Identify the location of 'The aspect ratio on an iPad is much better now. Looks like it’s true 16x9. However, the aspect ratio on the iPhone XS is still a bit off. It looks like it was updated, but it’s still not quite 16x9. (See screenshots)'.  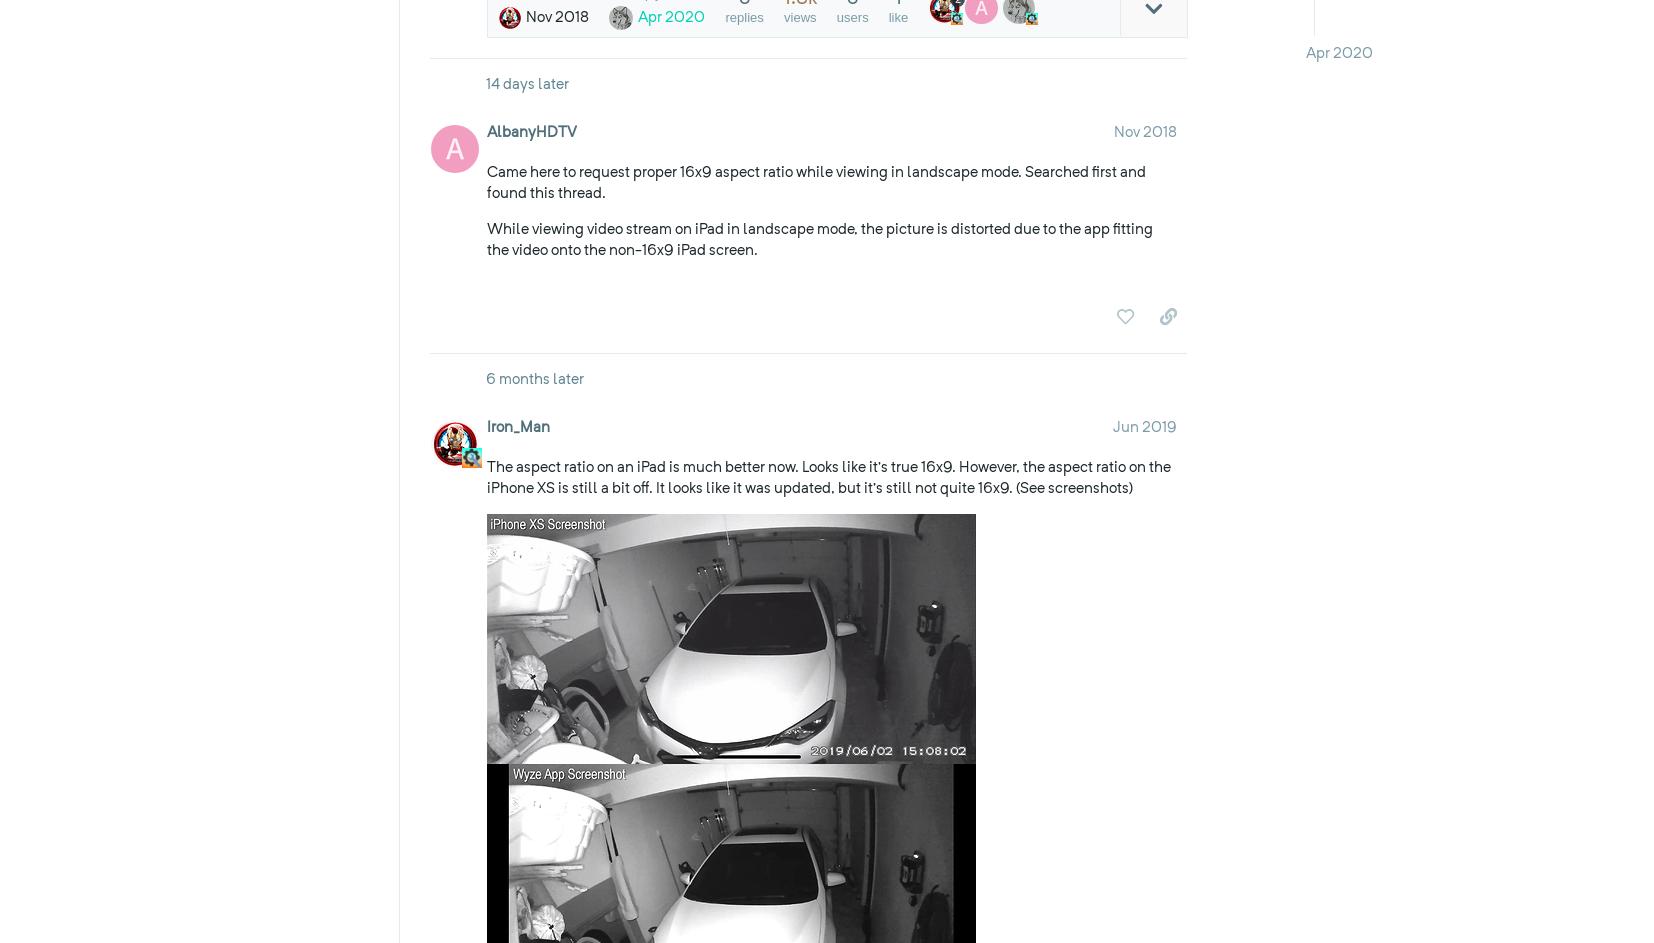
(827, 475).